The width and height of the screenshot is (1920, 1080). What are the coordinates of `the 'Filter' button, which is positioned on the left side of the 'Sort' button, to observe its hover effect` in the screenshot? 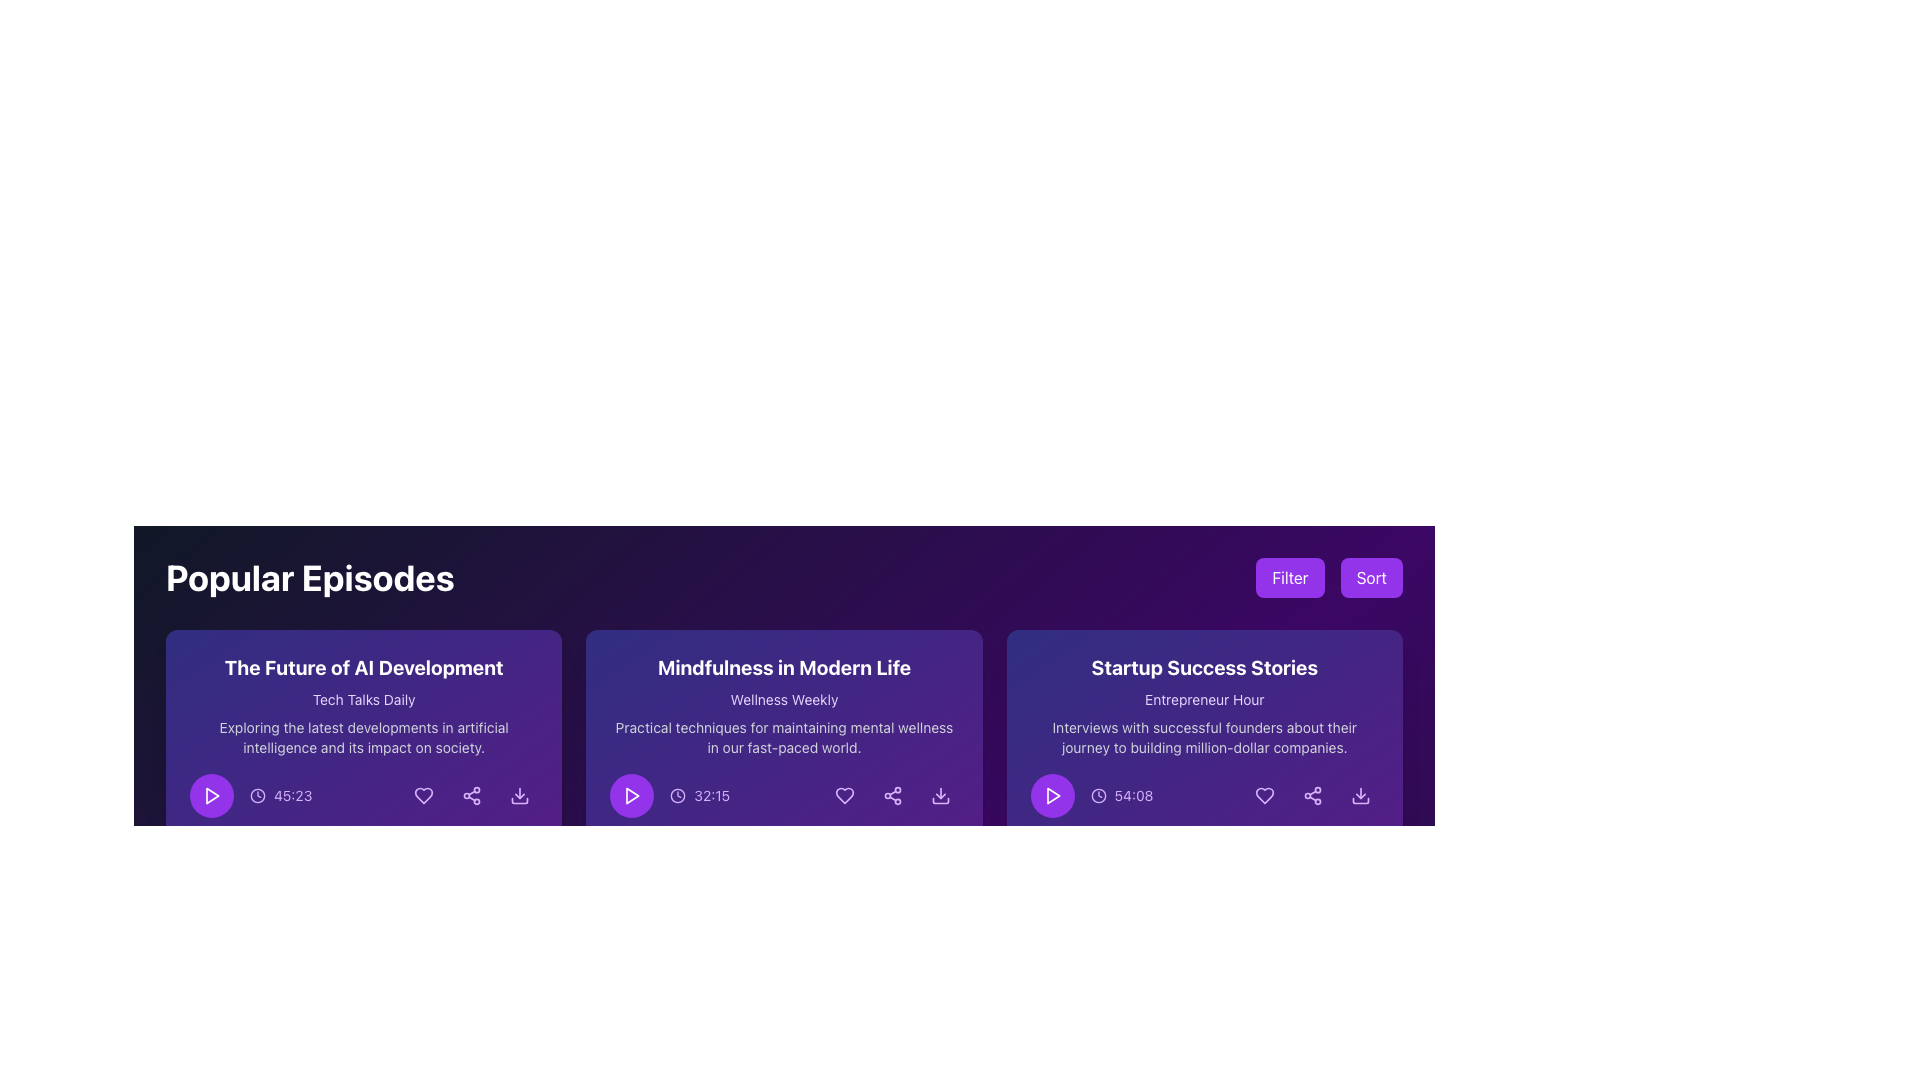 It's located at (1290, 578).